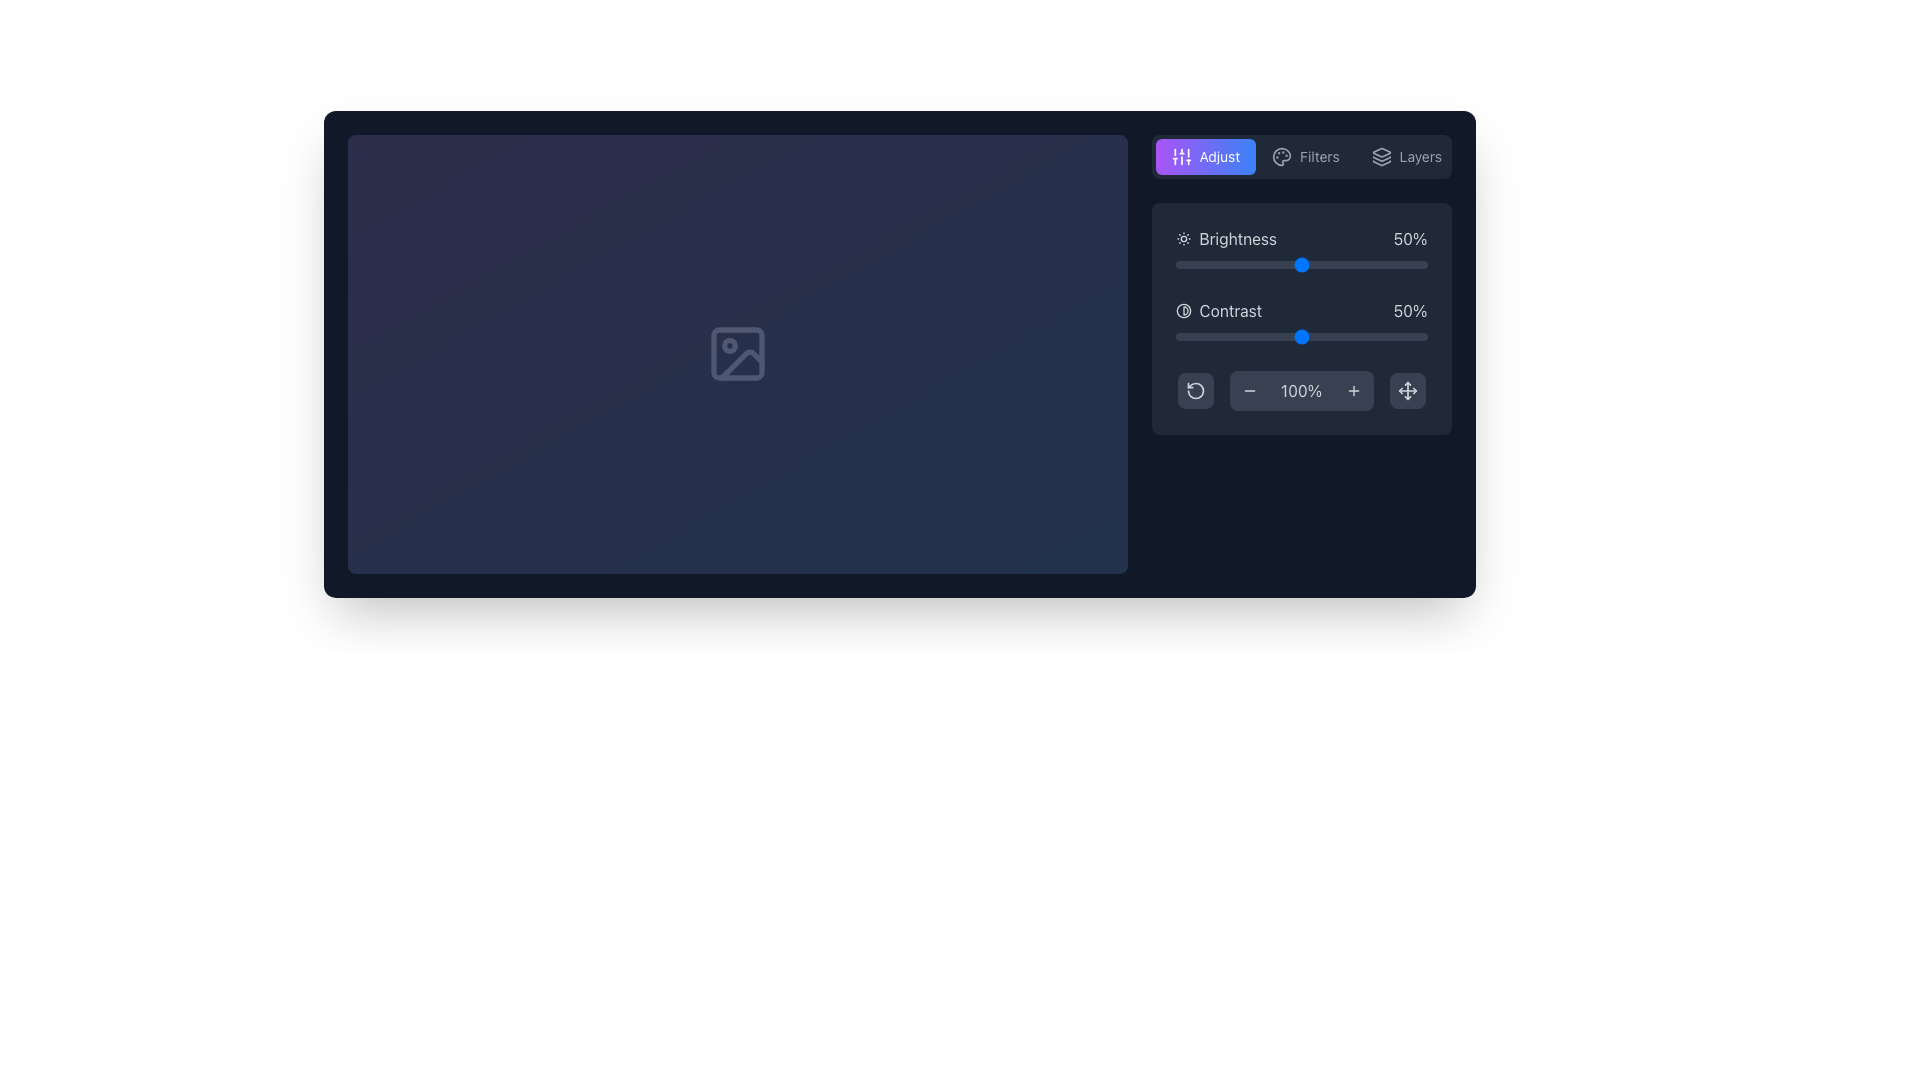  Describe the element at coordinates (1353, 390) in the screenshot. I see `the '+' icon button located at the bottom right section of the control panel` at that location.